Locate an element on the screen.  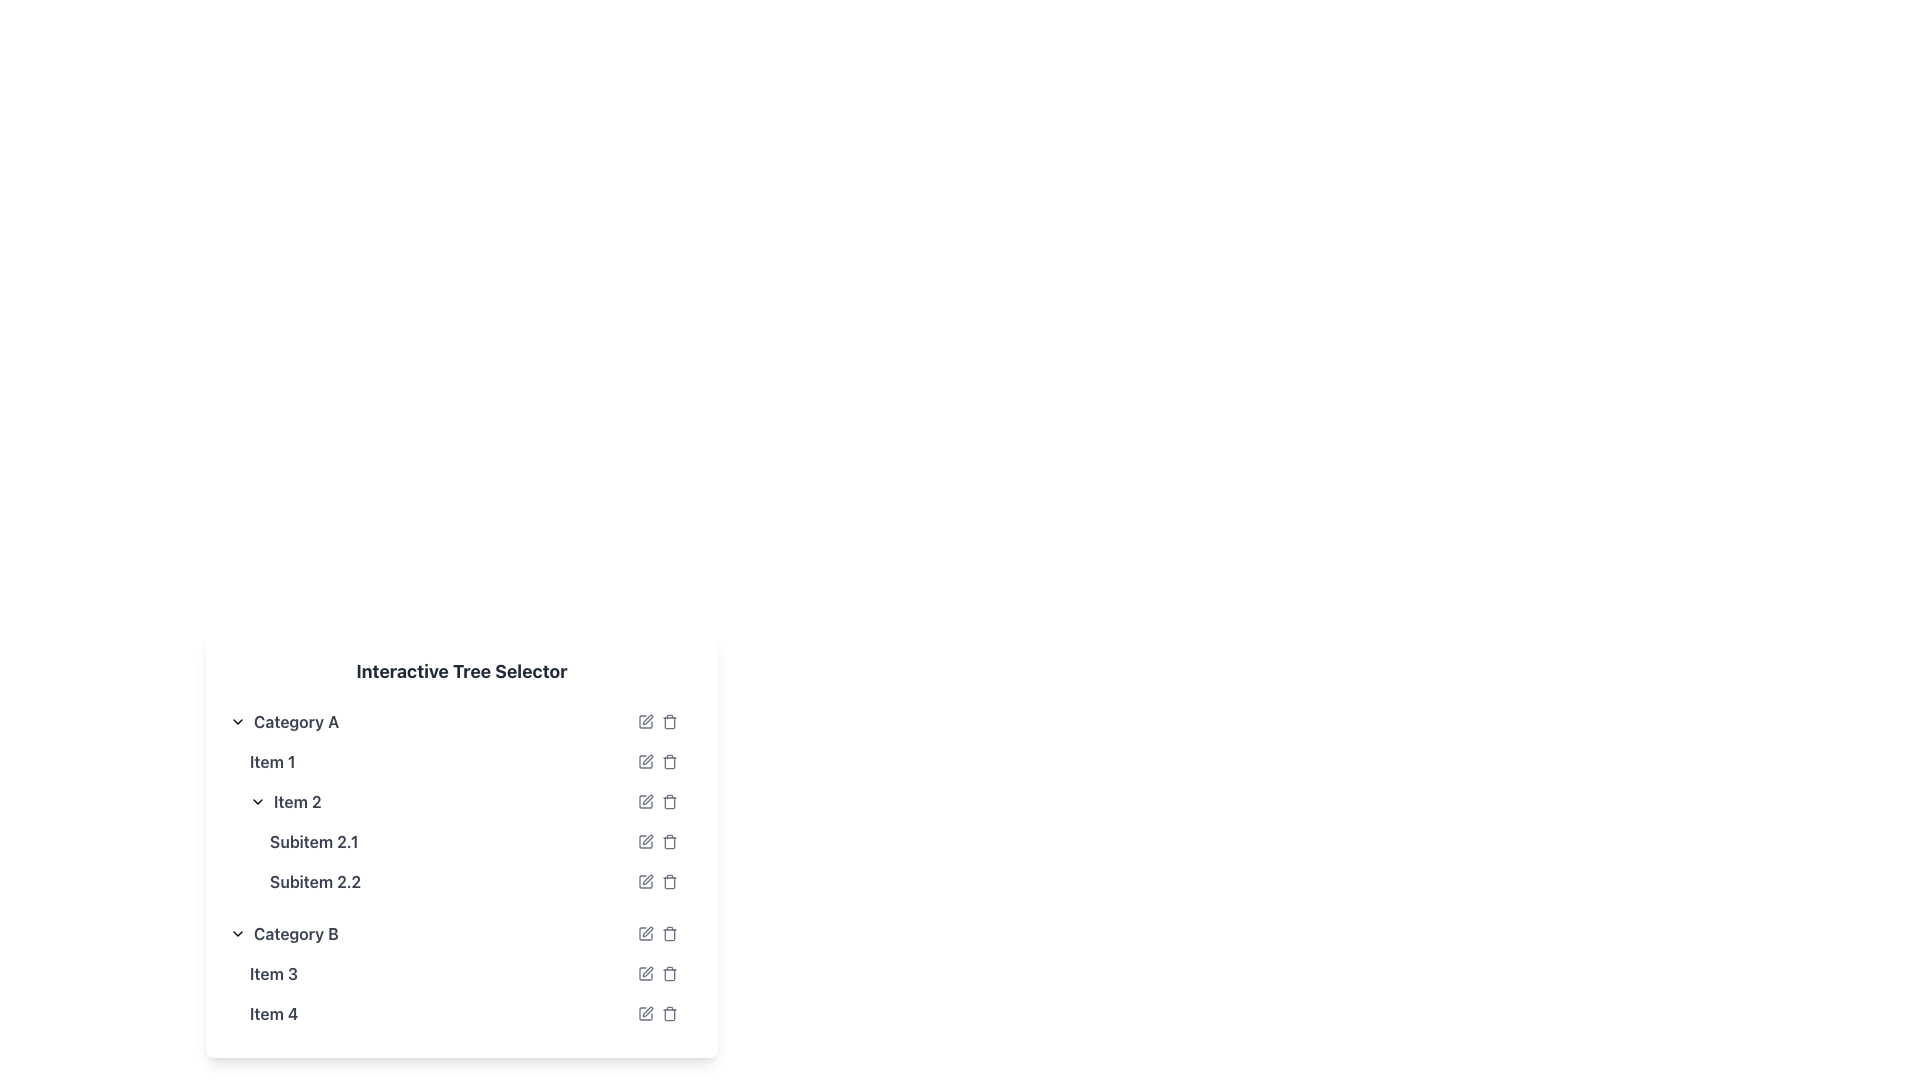
the edit icon button located to the right of the text 'Subitem 2.2' in the 'Interactive Tree Selector' is located at coordinates (646, 881).